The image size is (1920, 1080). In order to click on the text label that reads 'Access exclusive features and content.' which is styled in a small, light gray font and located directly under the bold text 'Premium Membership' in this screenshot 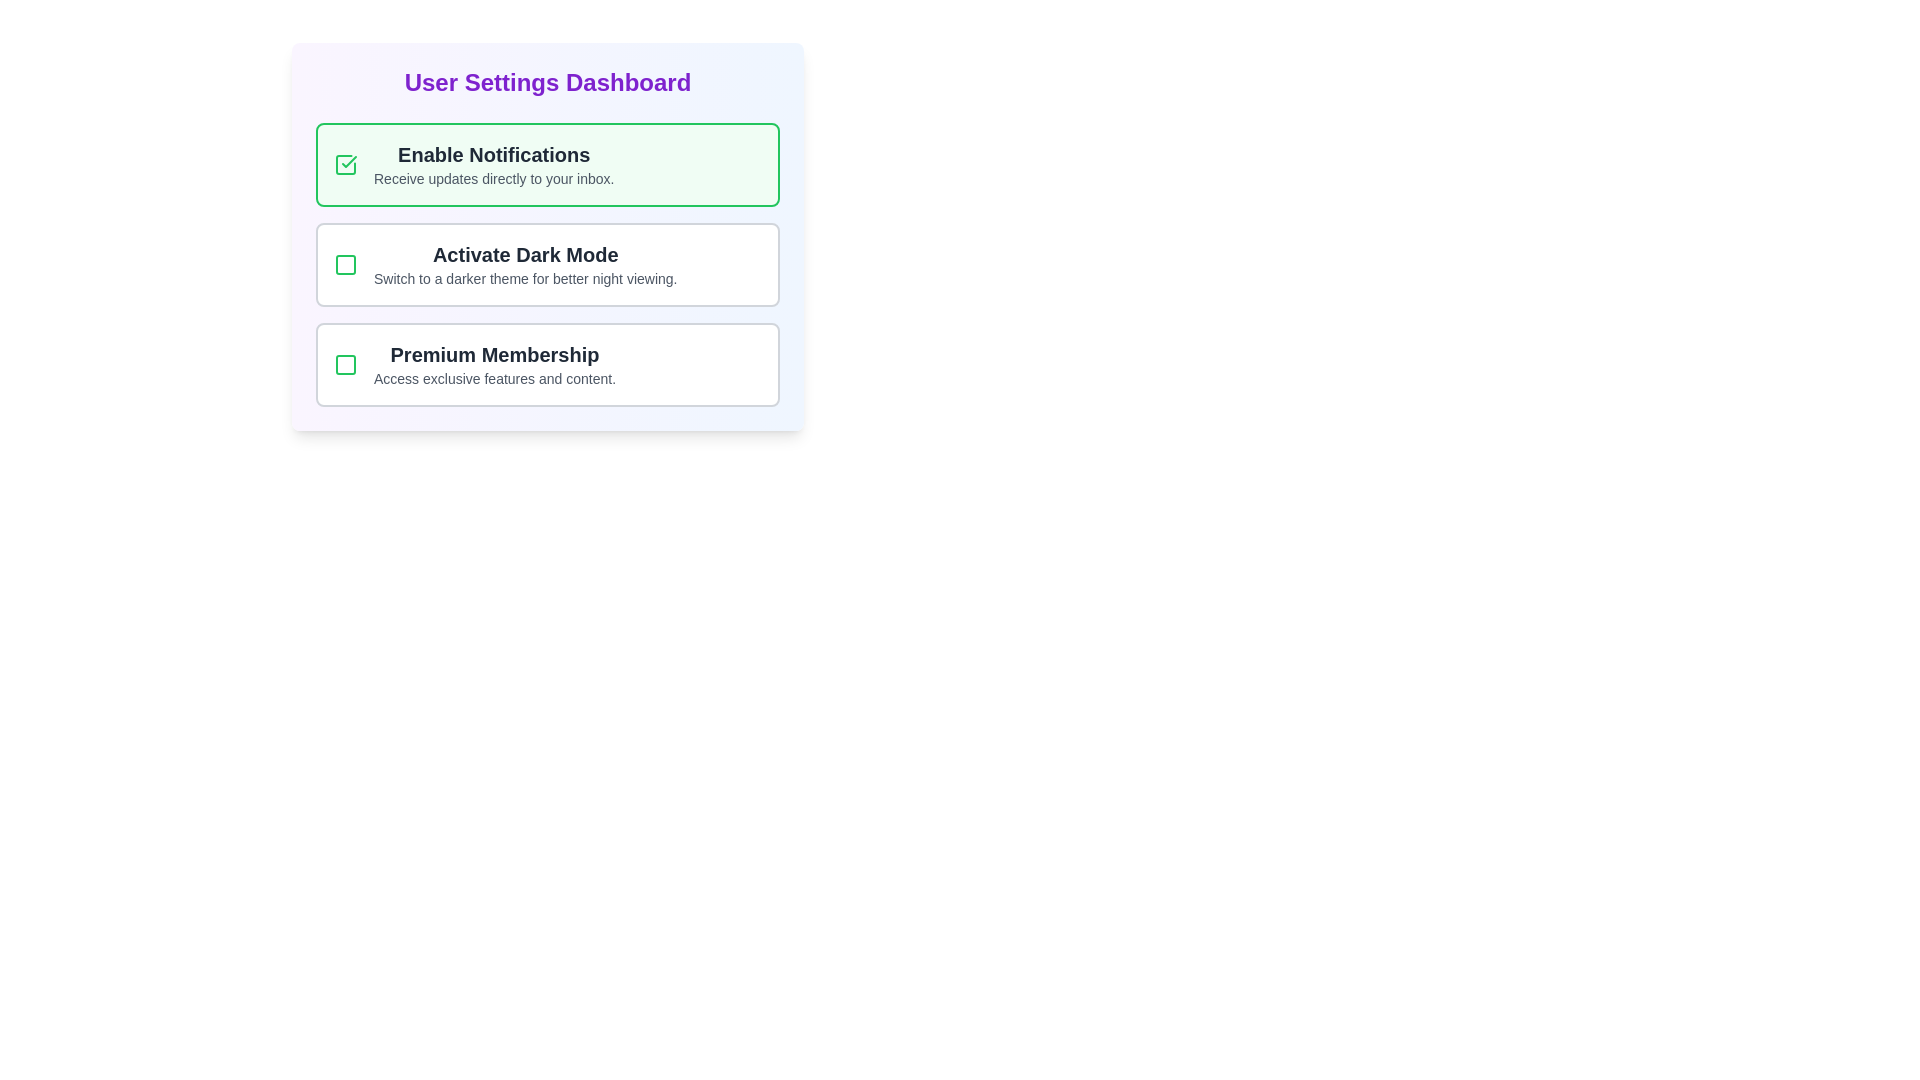, I will do `click(494, 378)`.